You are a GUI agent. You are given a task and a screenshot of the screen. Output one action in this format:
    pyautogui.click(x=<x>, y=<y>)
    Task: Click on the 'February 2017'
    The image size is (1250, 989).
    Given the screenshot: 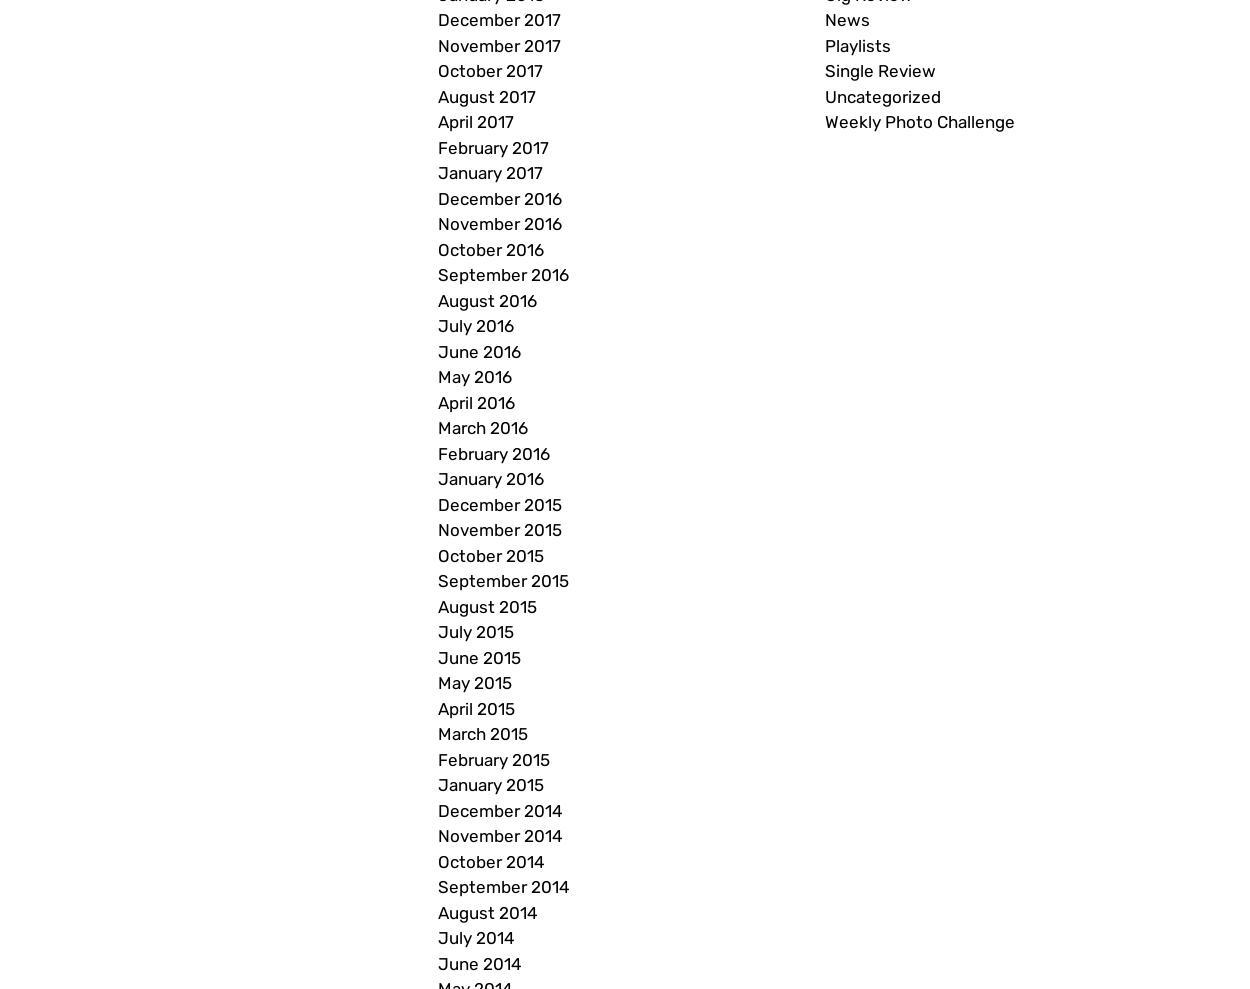 What is the action you would take?
    pyautogui.click(x=491, y=145)
    